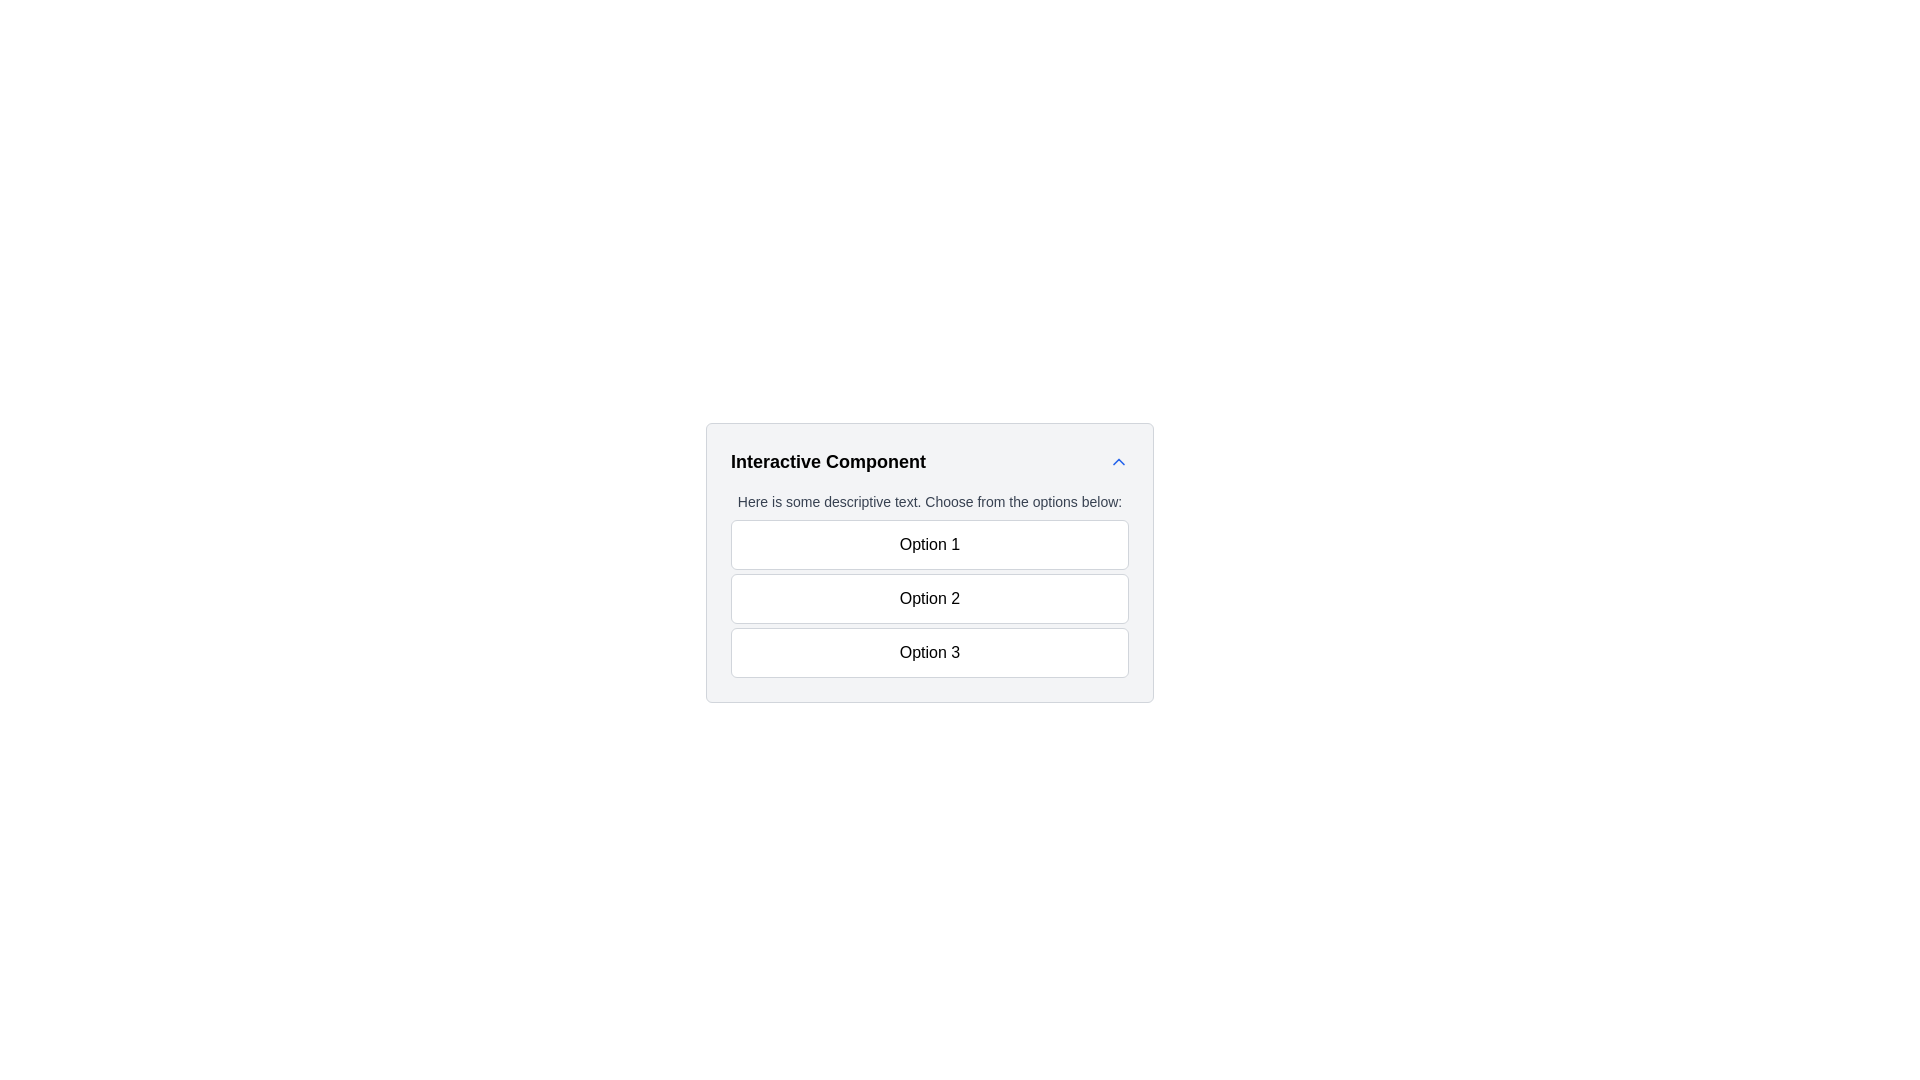 Image resolution: width=1920 pixels, height=1080 pixels. What do you see at coordinates (1015, 597) in the screenshot?
I see `the second selectable option within the 'Interactive Component' panel` at bounding box center [1015, 597].